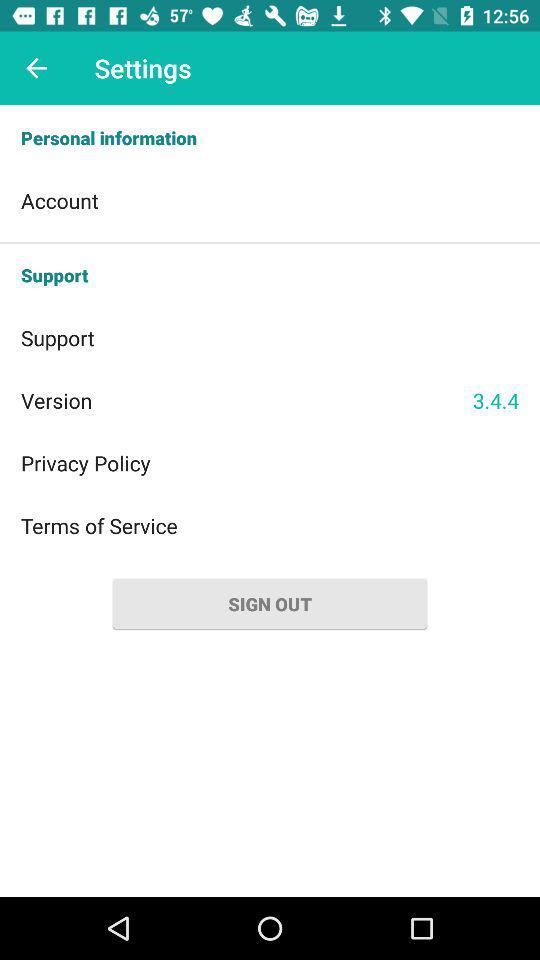 The image size is (540, 960). I want to click on the icon next to the 3.4.4 icon, so click(246, 399).